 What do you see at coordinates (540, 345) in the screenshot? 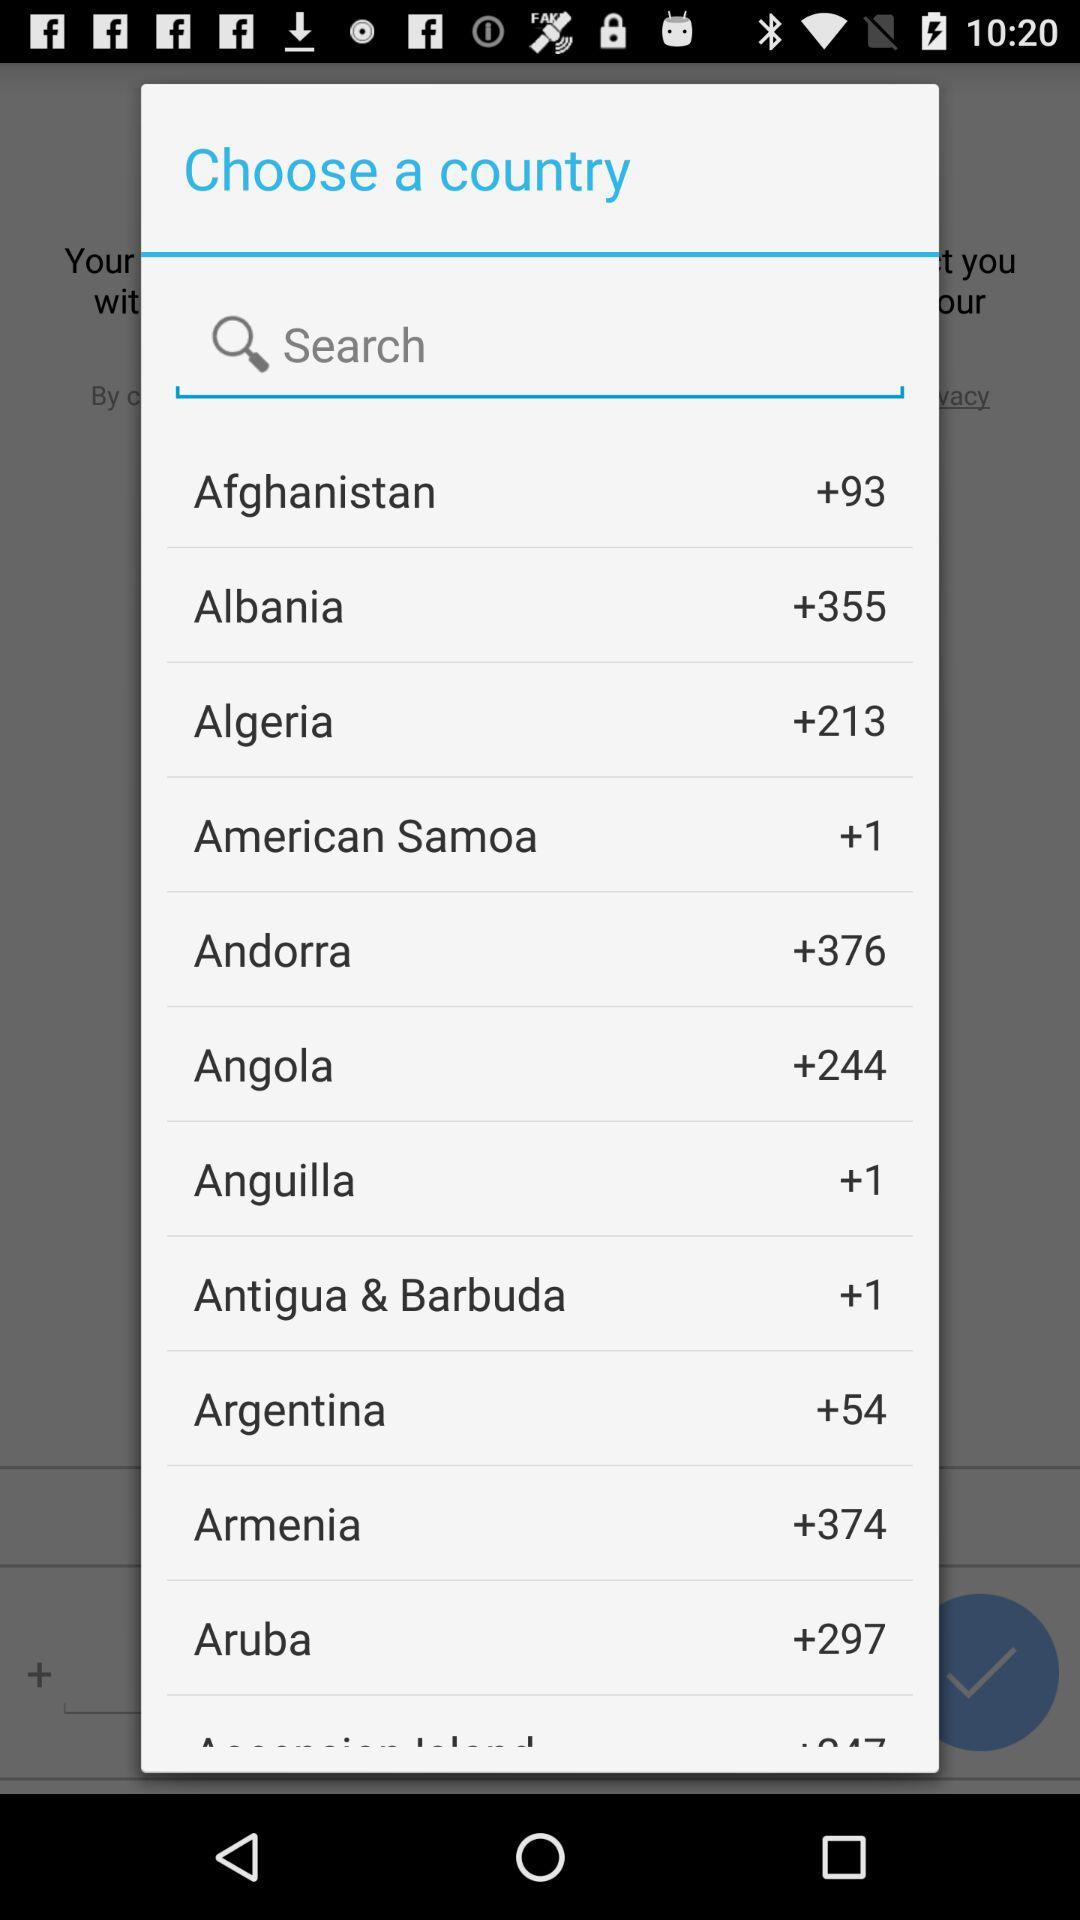
I see `search box` at bounding box center [540, 345].